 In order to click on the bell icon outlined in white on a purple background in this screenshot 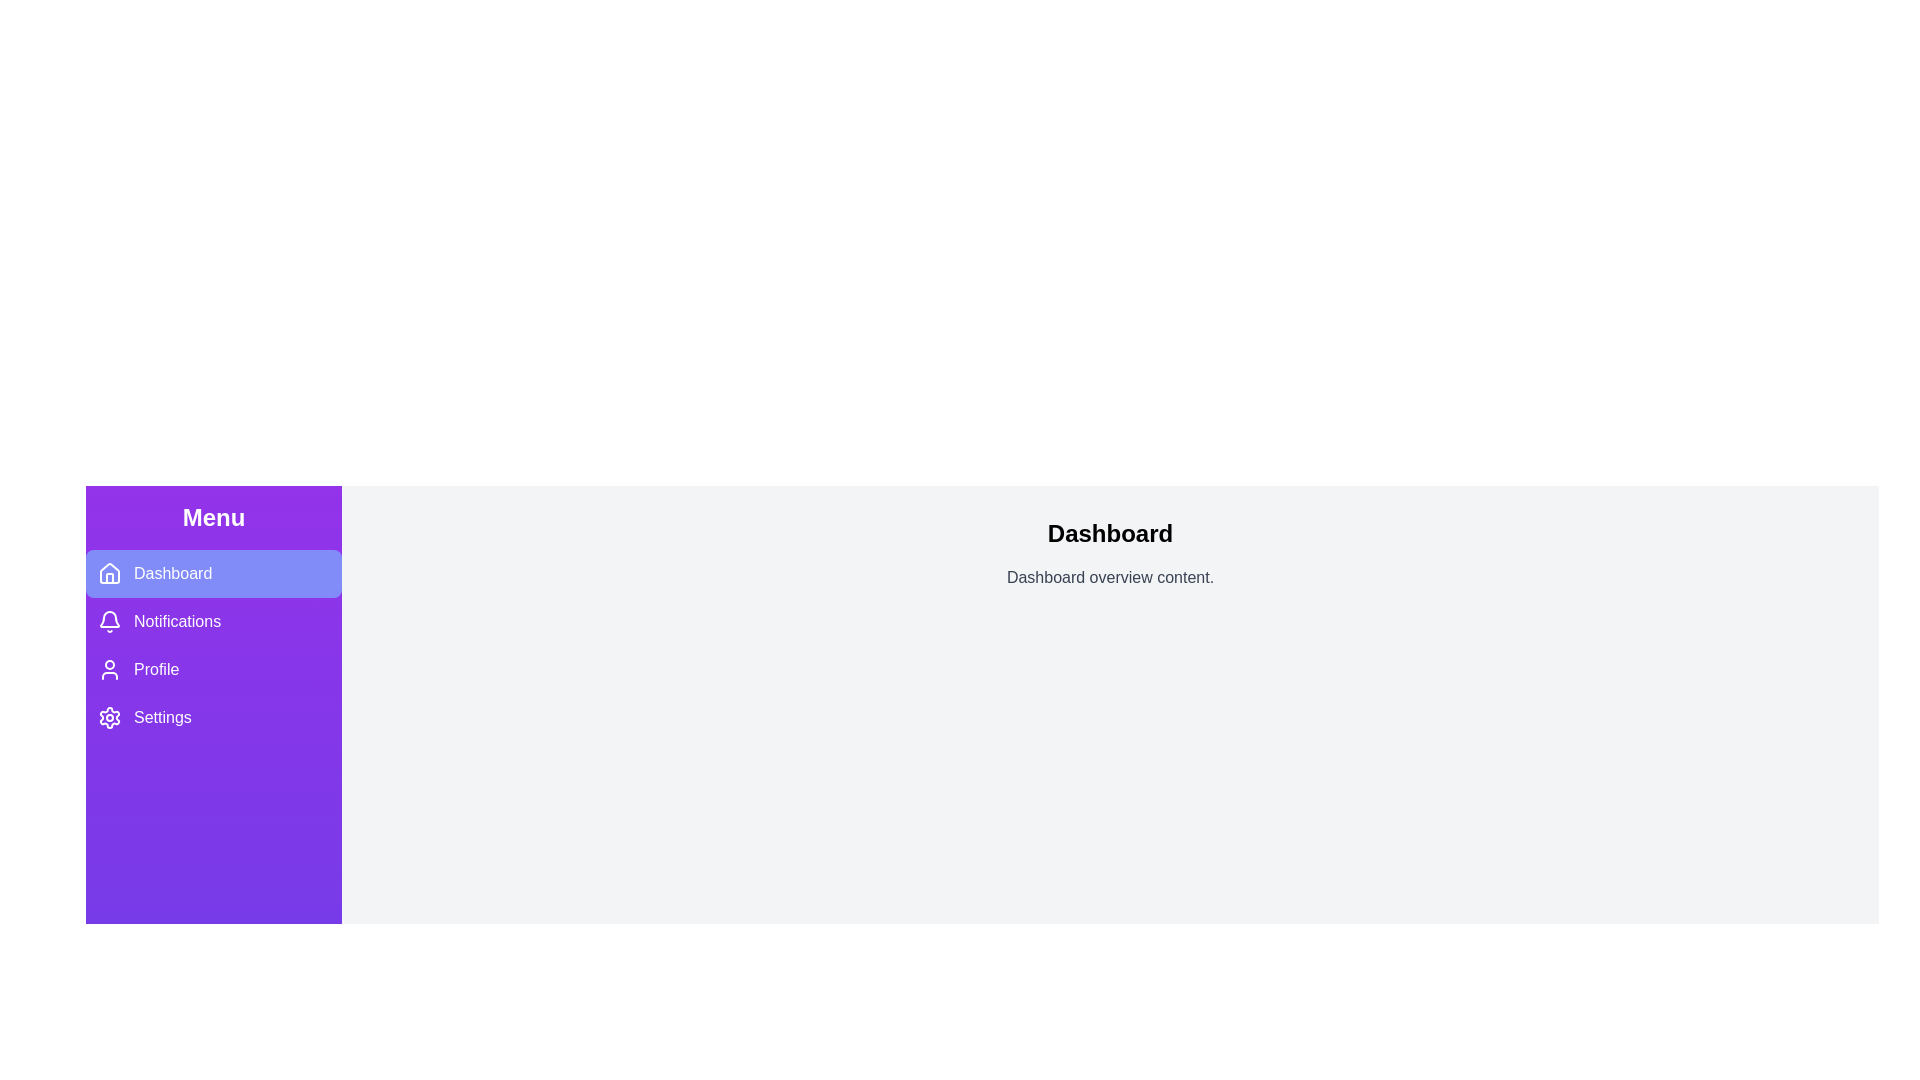, I will do `click(109, 620)`.